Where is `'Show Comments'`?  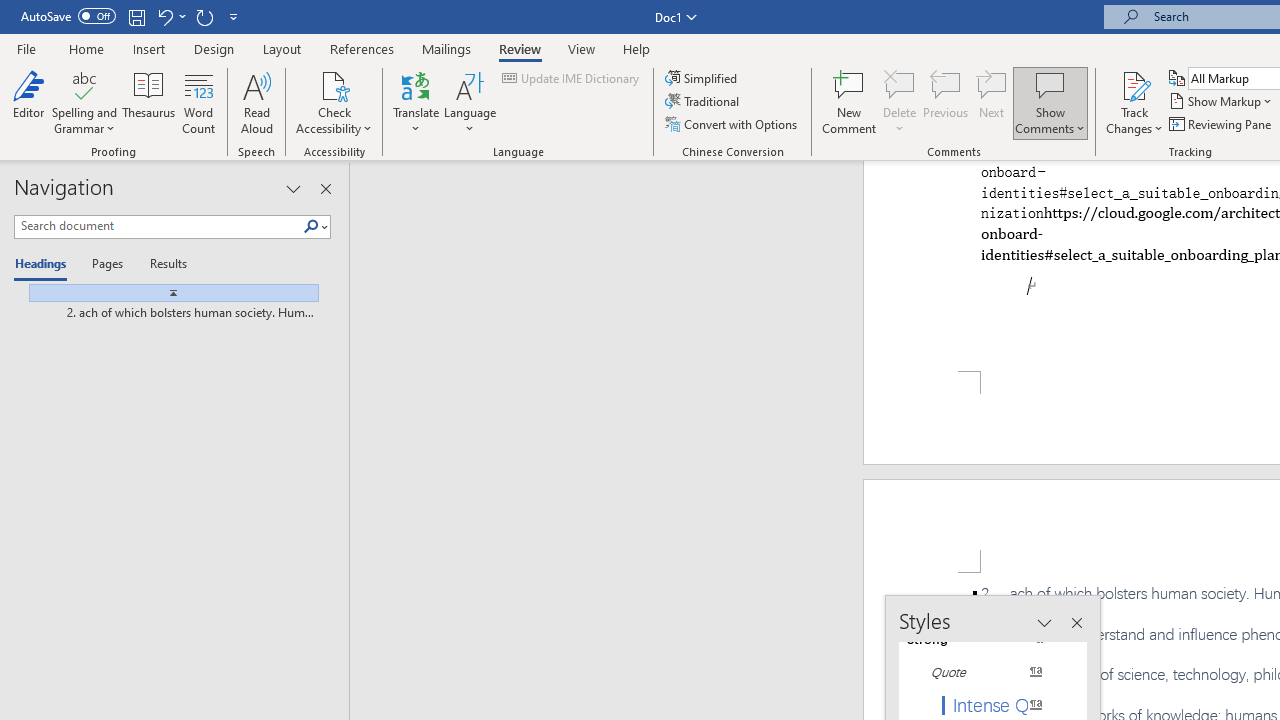 'Show Comments' is located at coordinates (1049, 84).